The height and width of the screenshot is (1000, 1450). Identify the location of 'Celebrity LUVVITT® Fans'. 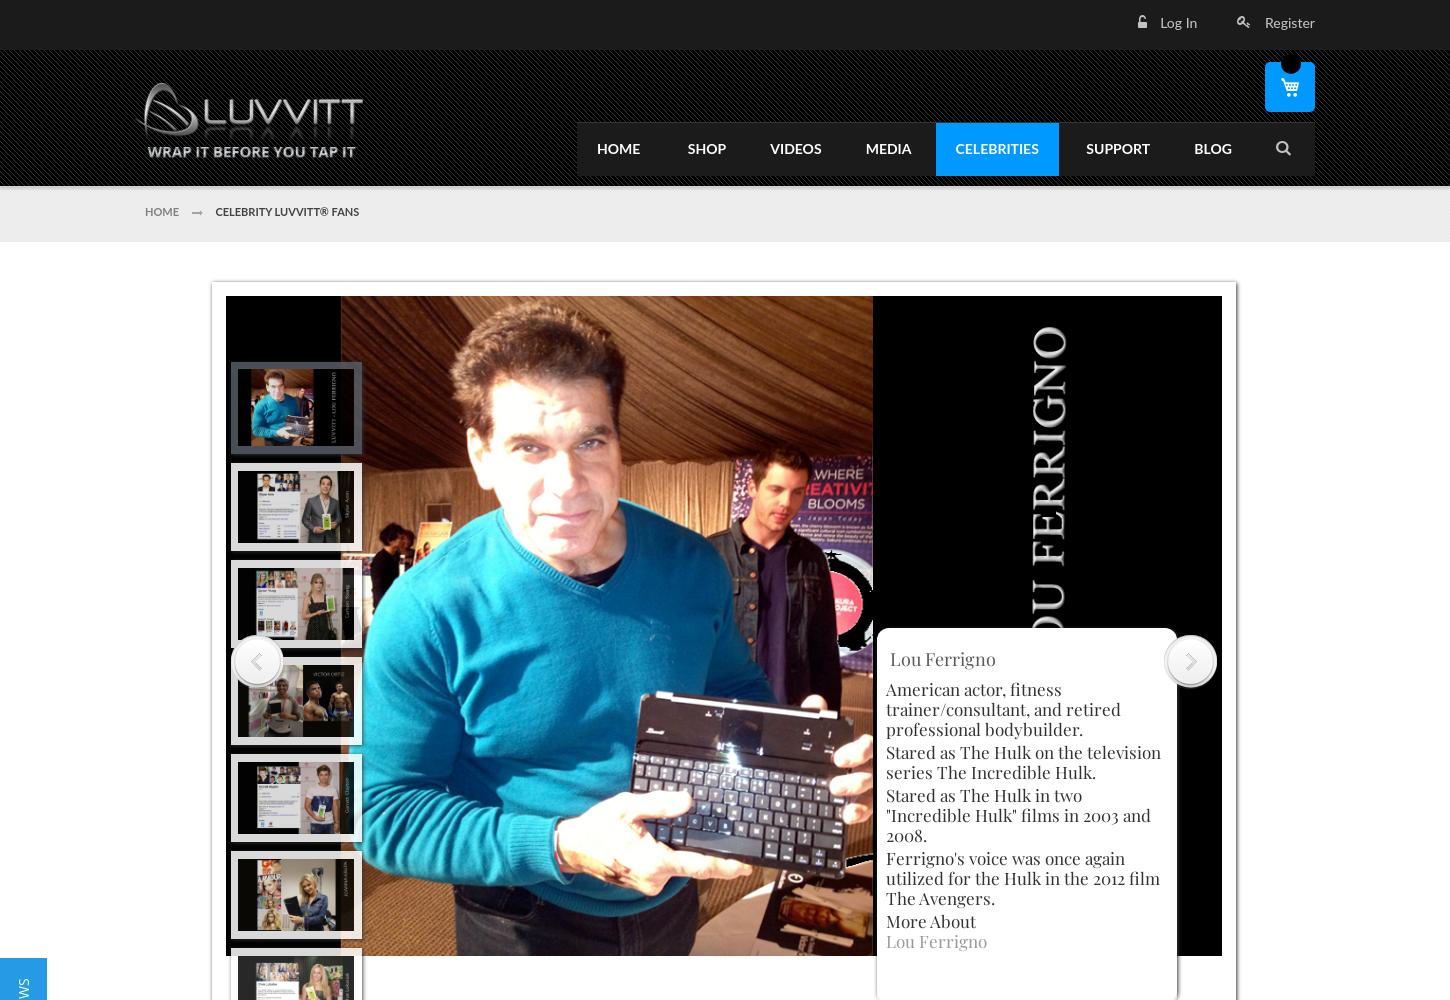
(286, 210).